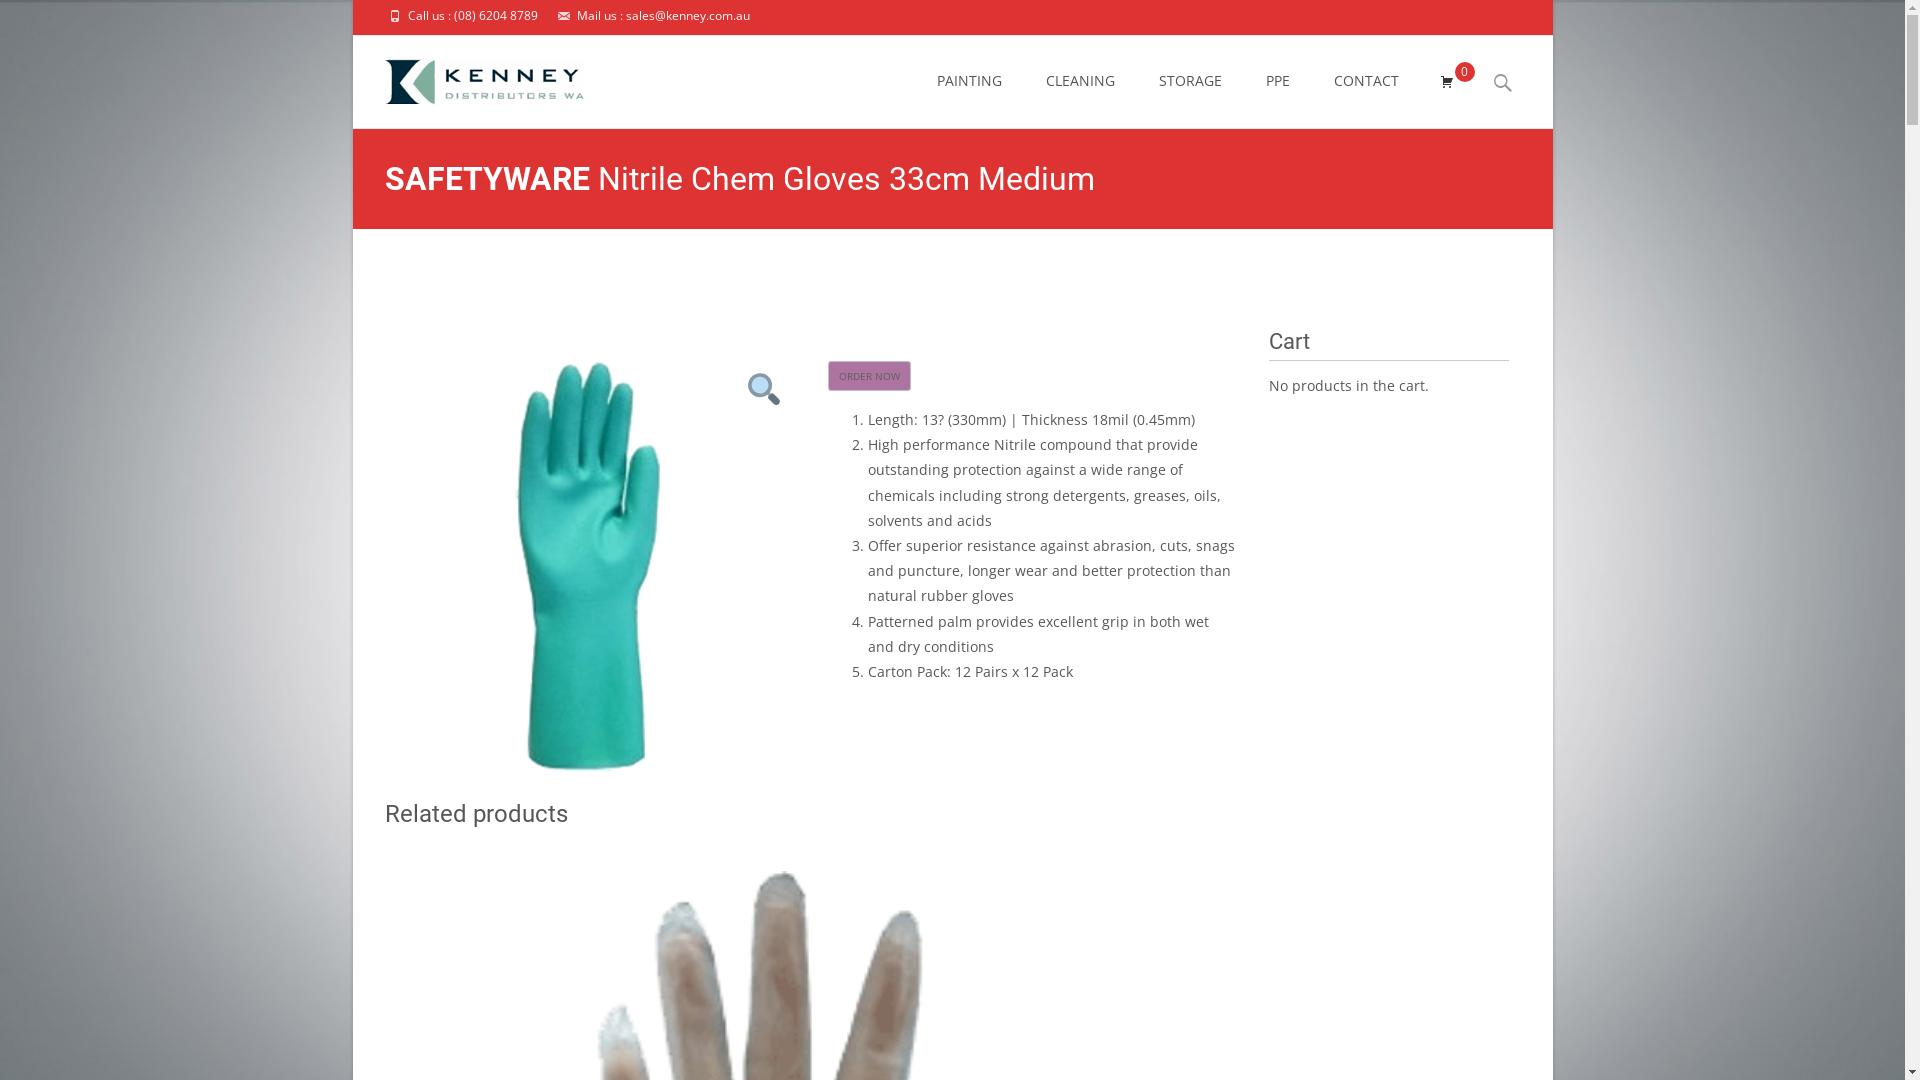  Describe the element at coordinates (1150, 278) in the screenshot. I see `'GLOVES'` at that location.